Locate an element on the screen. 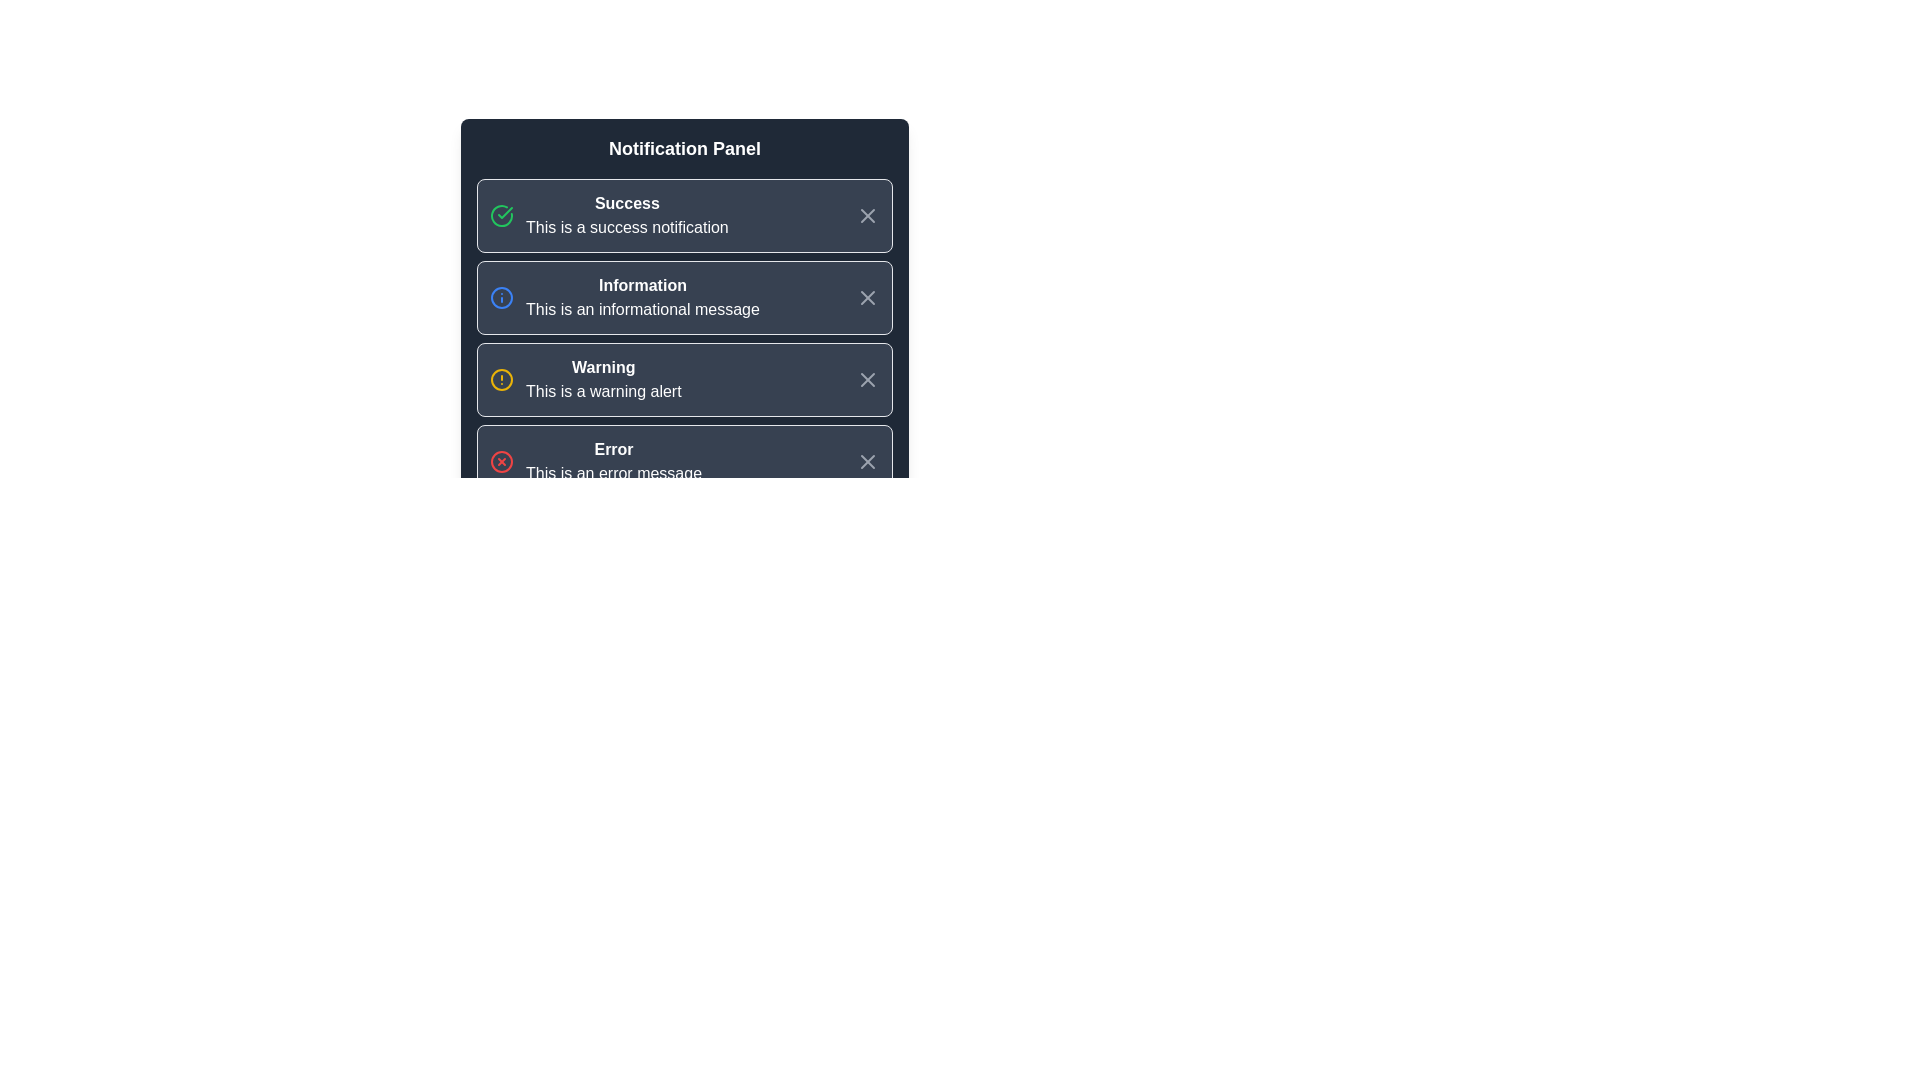 This screenshot has height=1080, width=1920. the first informational notification item in the Notification Panel that conveys a success message to the user is located at coordinates (626, 216).